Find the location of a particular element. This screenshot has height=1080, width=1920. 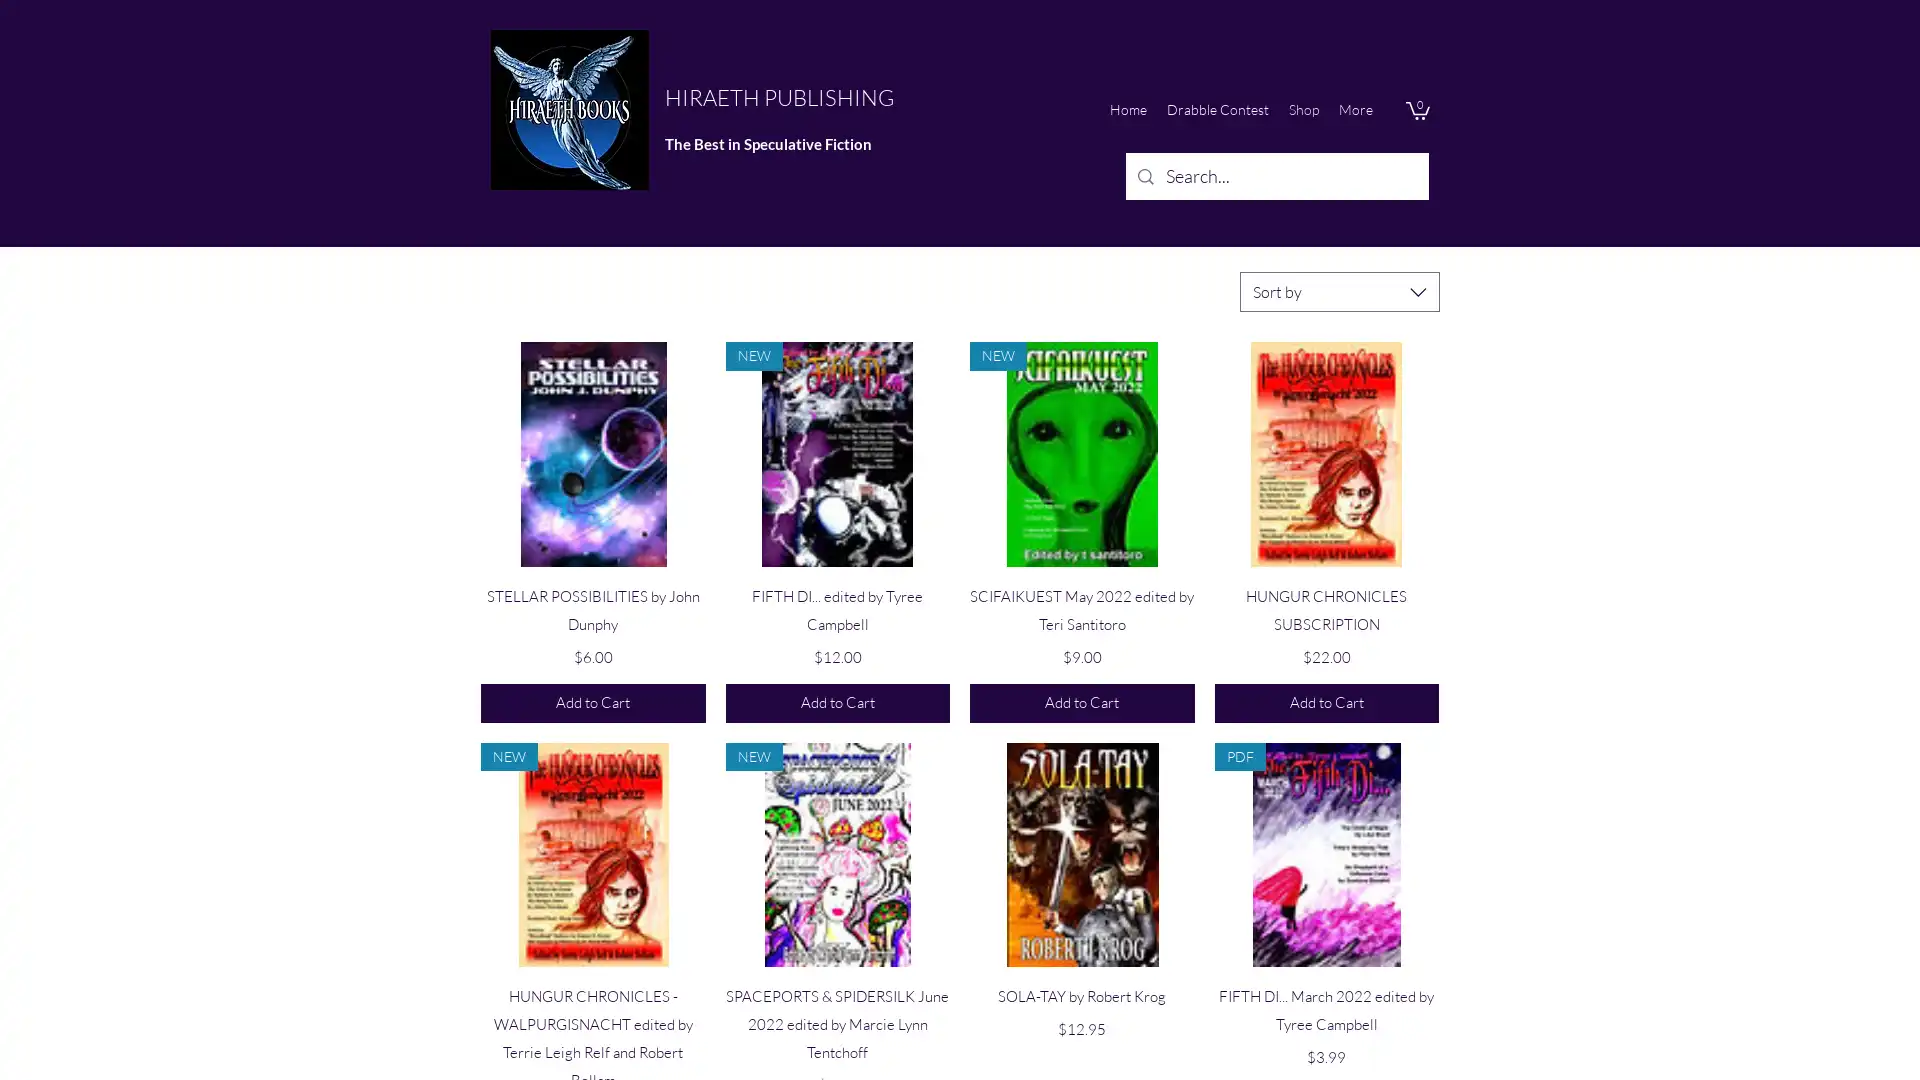

Add to Cart is located at coordinates (592, 701).